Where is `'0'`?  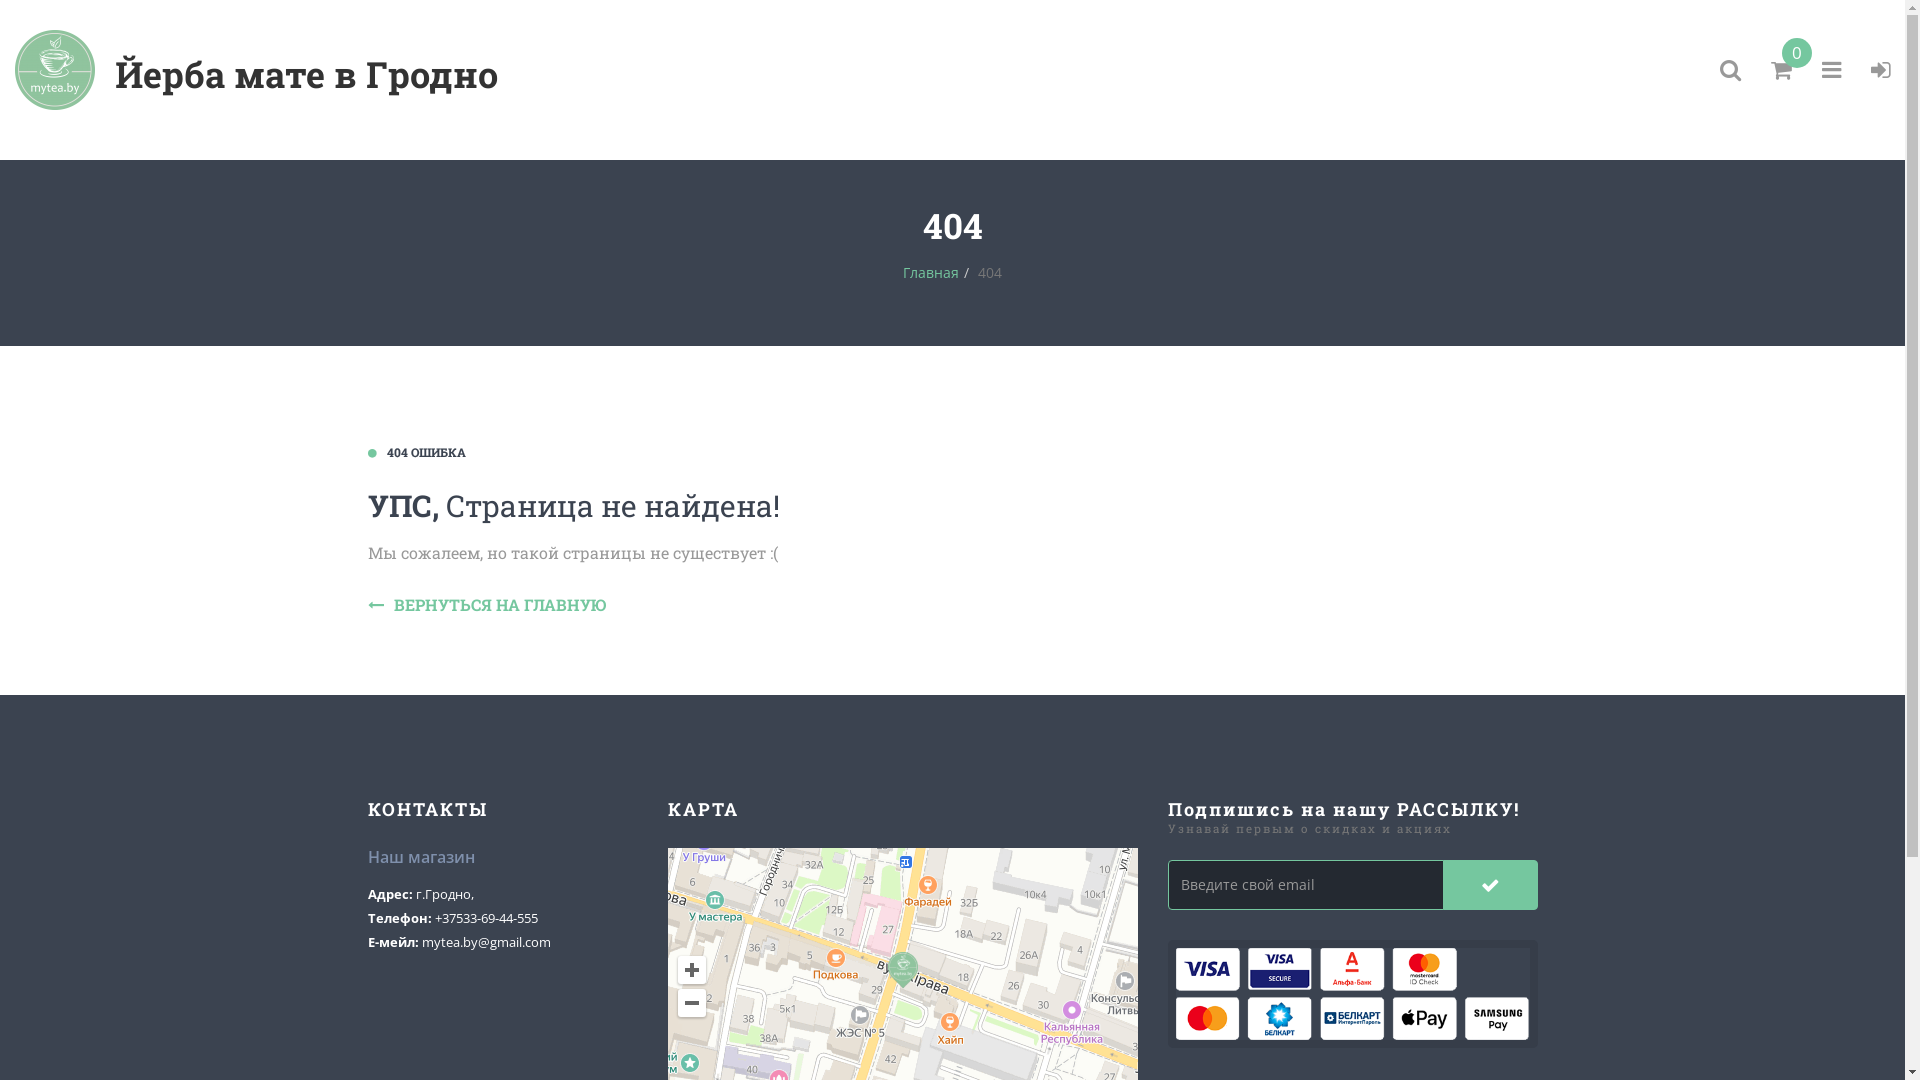 '0' is located at coordinates (1781, 68).